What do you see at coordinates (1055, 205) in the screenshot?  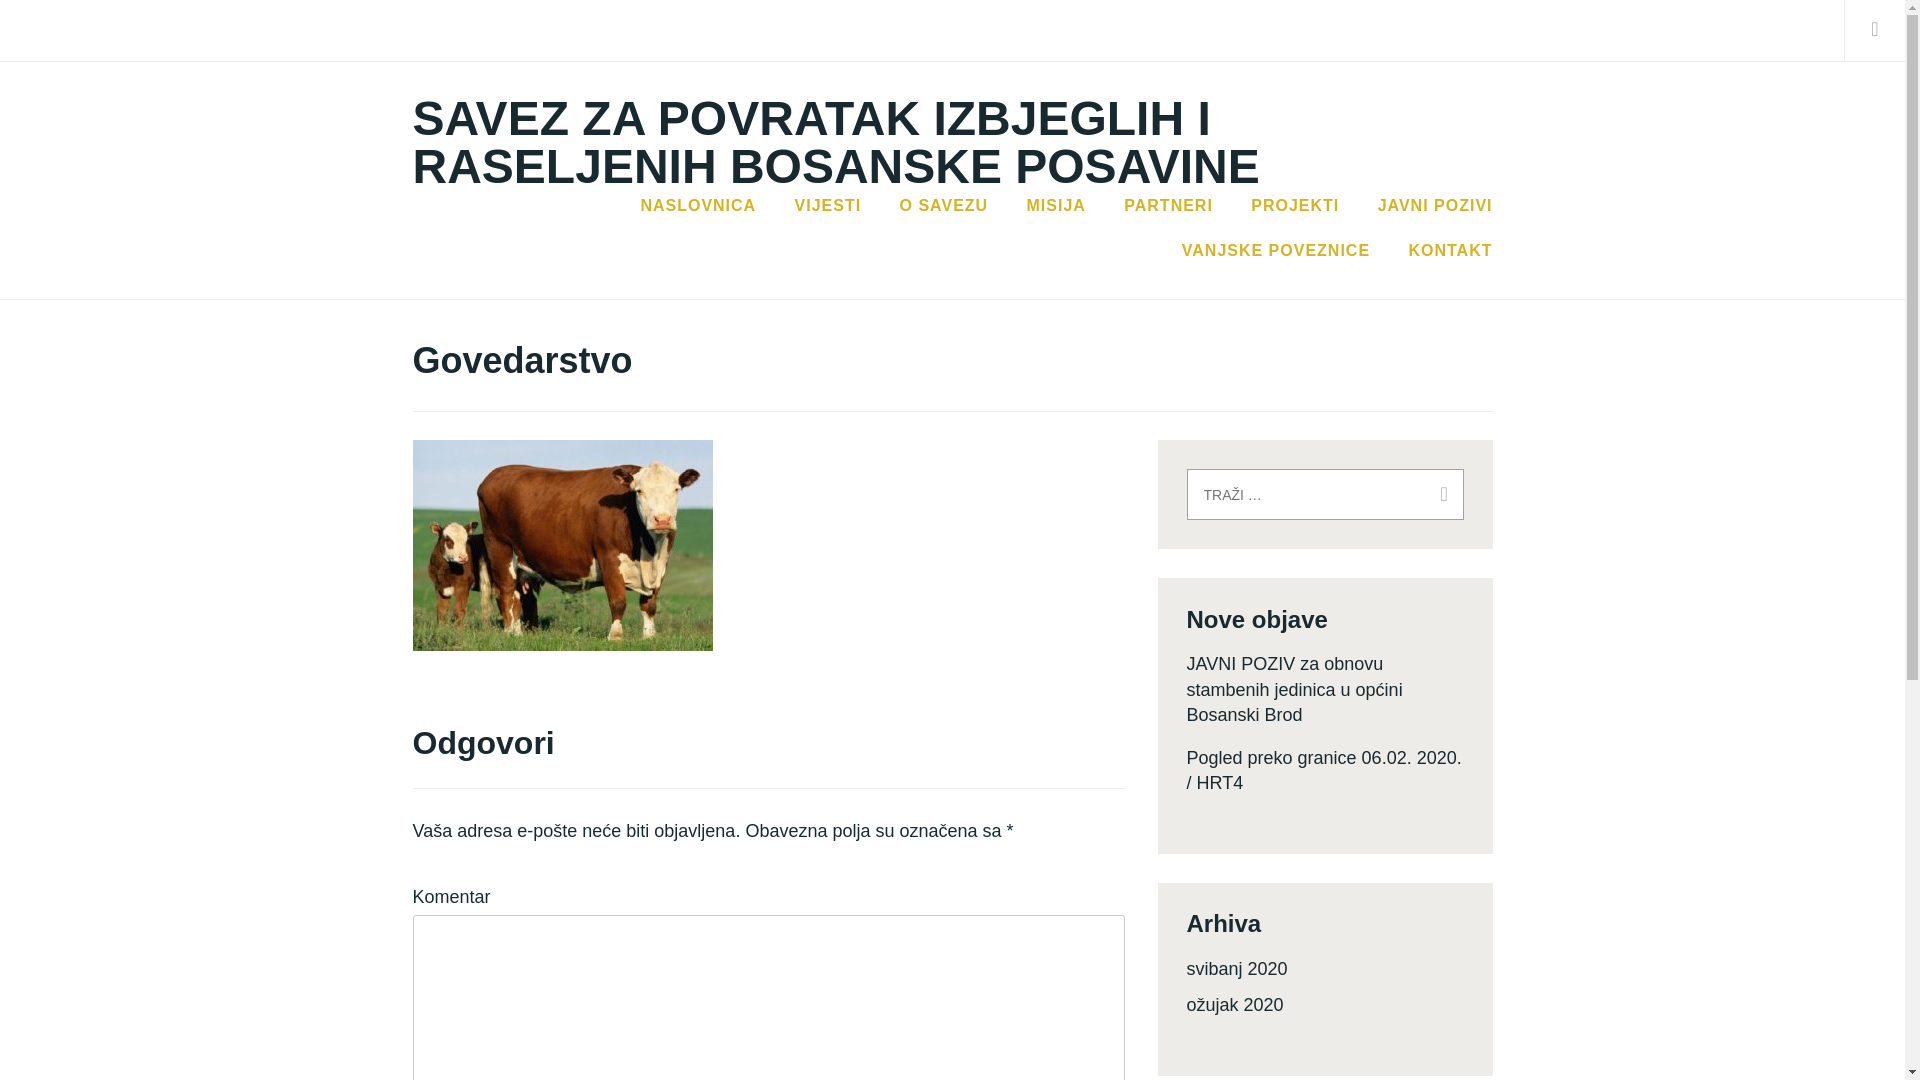 I see `'MISIJA'` at bounding box center [1055, 205].